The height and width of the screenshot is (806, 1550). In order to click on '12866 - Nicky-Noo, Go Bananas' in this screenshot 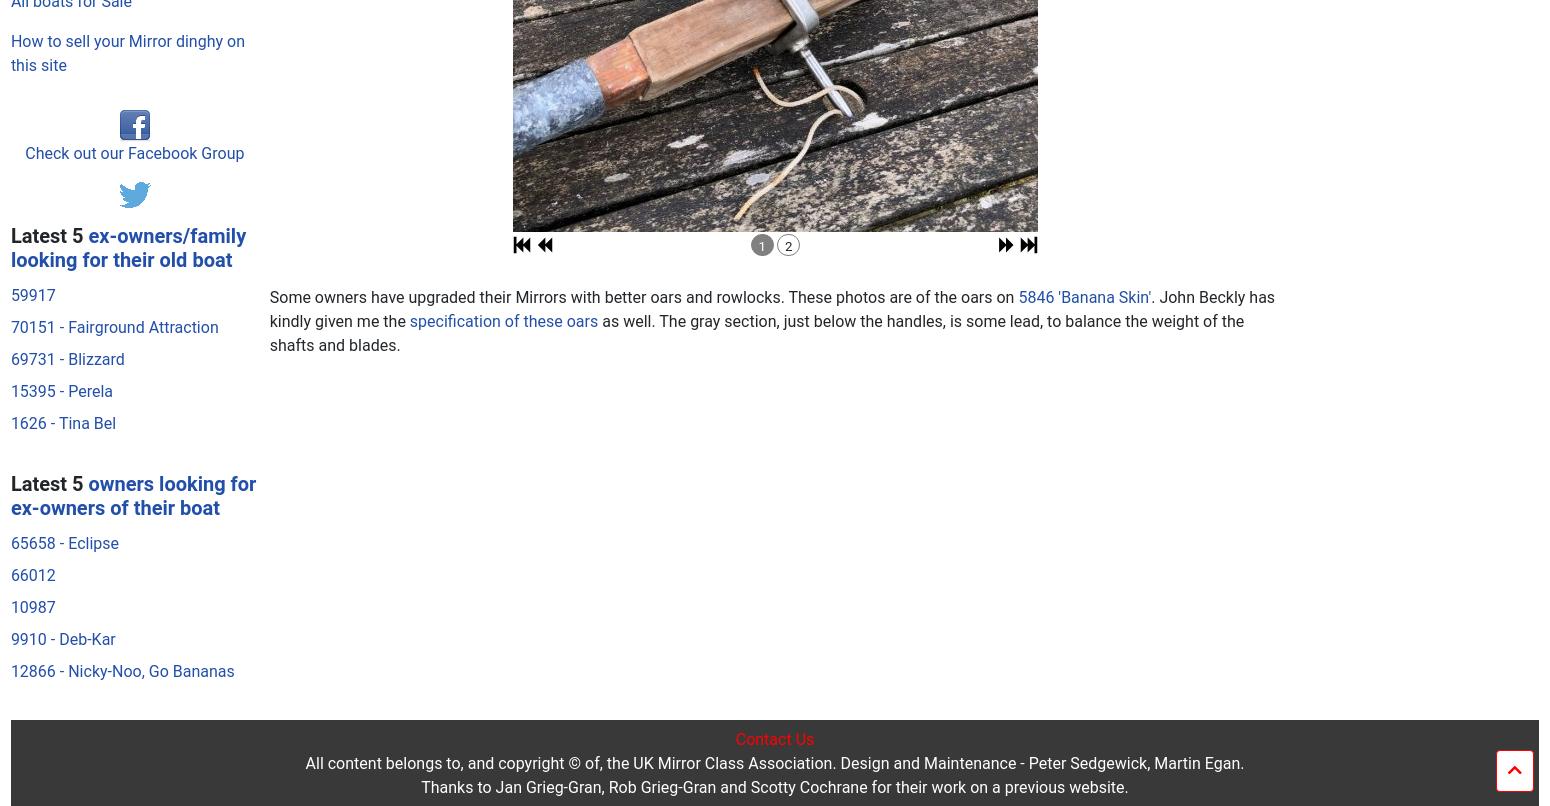, I will do `click(121, 283)`.